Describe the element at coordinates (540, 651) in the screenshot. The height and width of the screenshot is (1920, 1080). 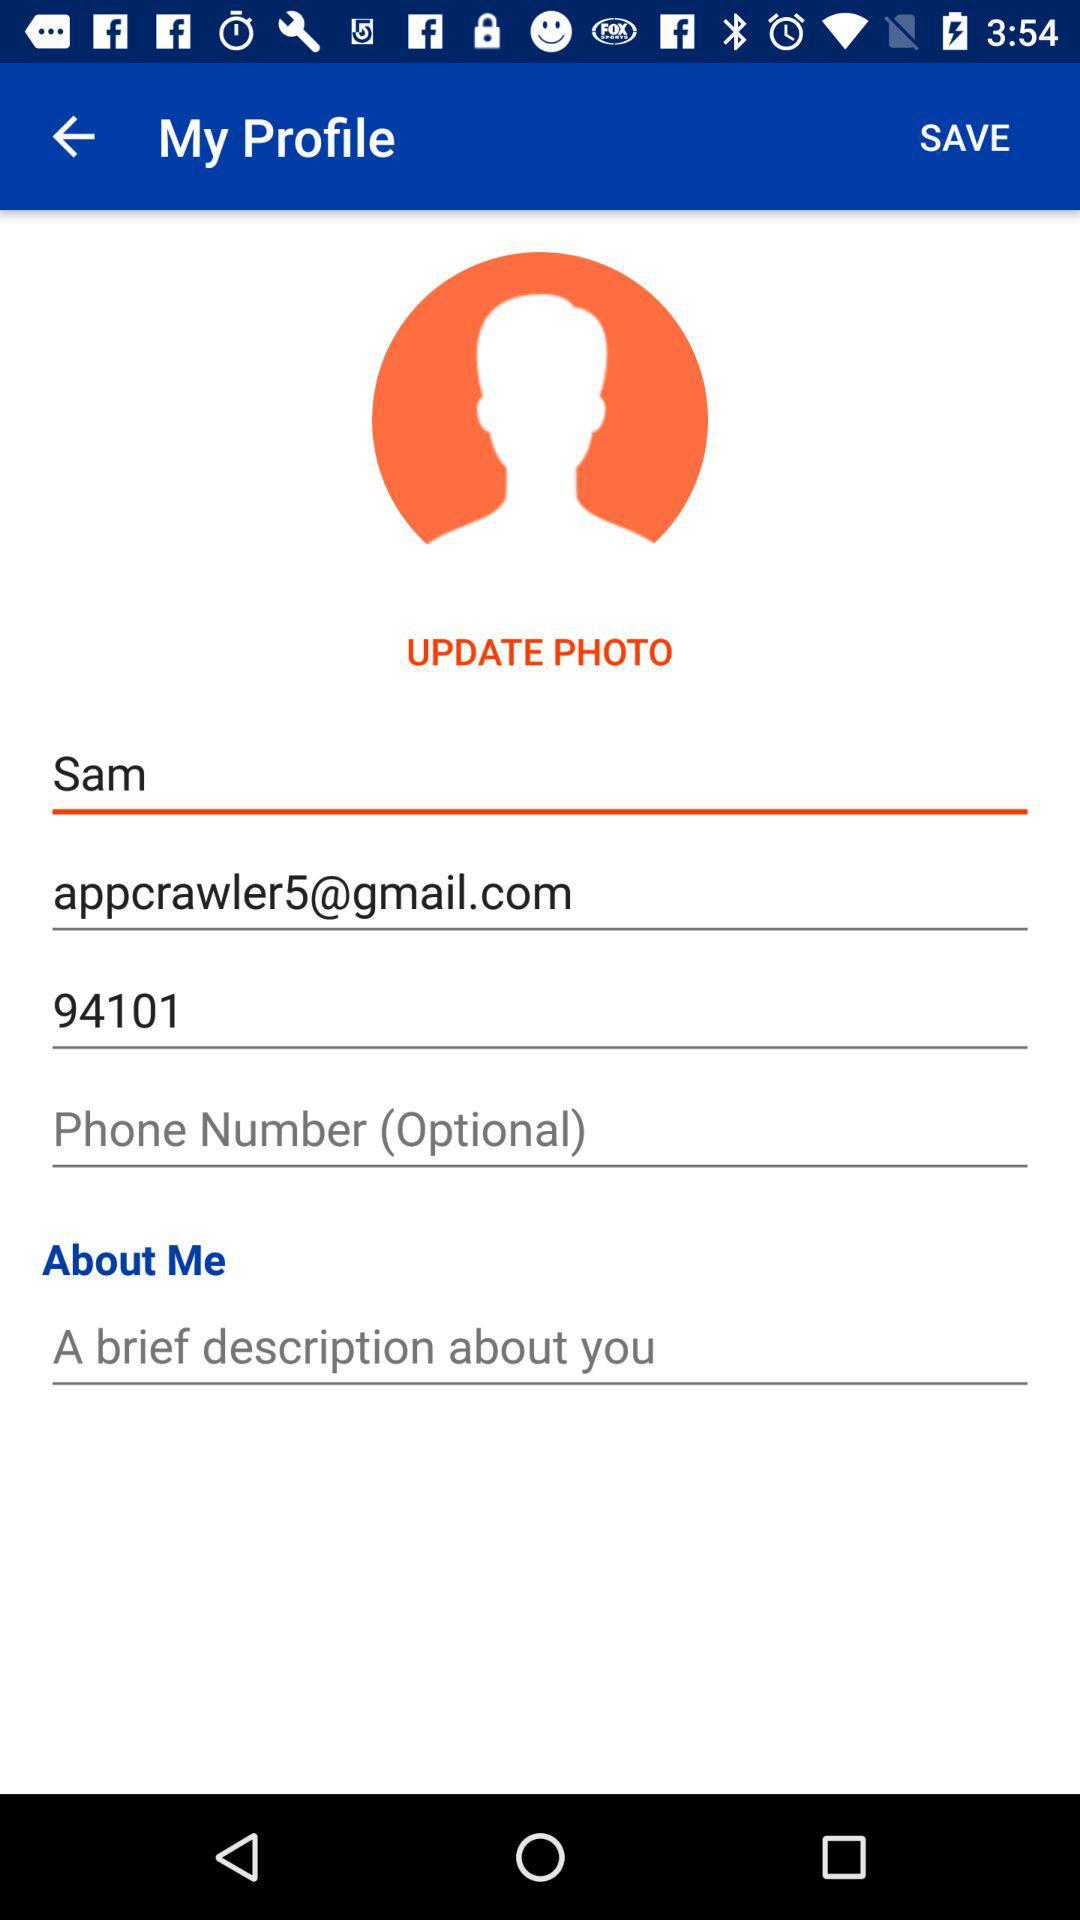
I see `the update photo` at that location.